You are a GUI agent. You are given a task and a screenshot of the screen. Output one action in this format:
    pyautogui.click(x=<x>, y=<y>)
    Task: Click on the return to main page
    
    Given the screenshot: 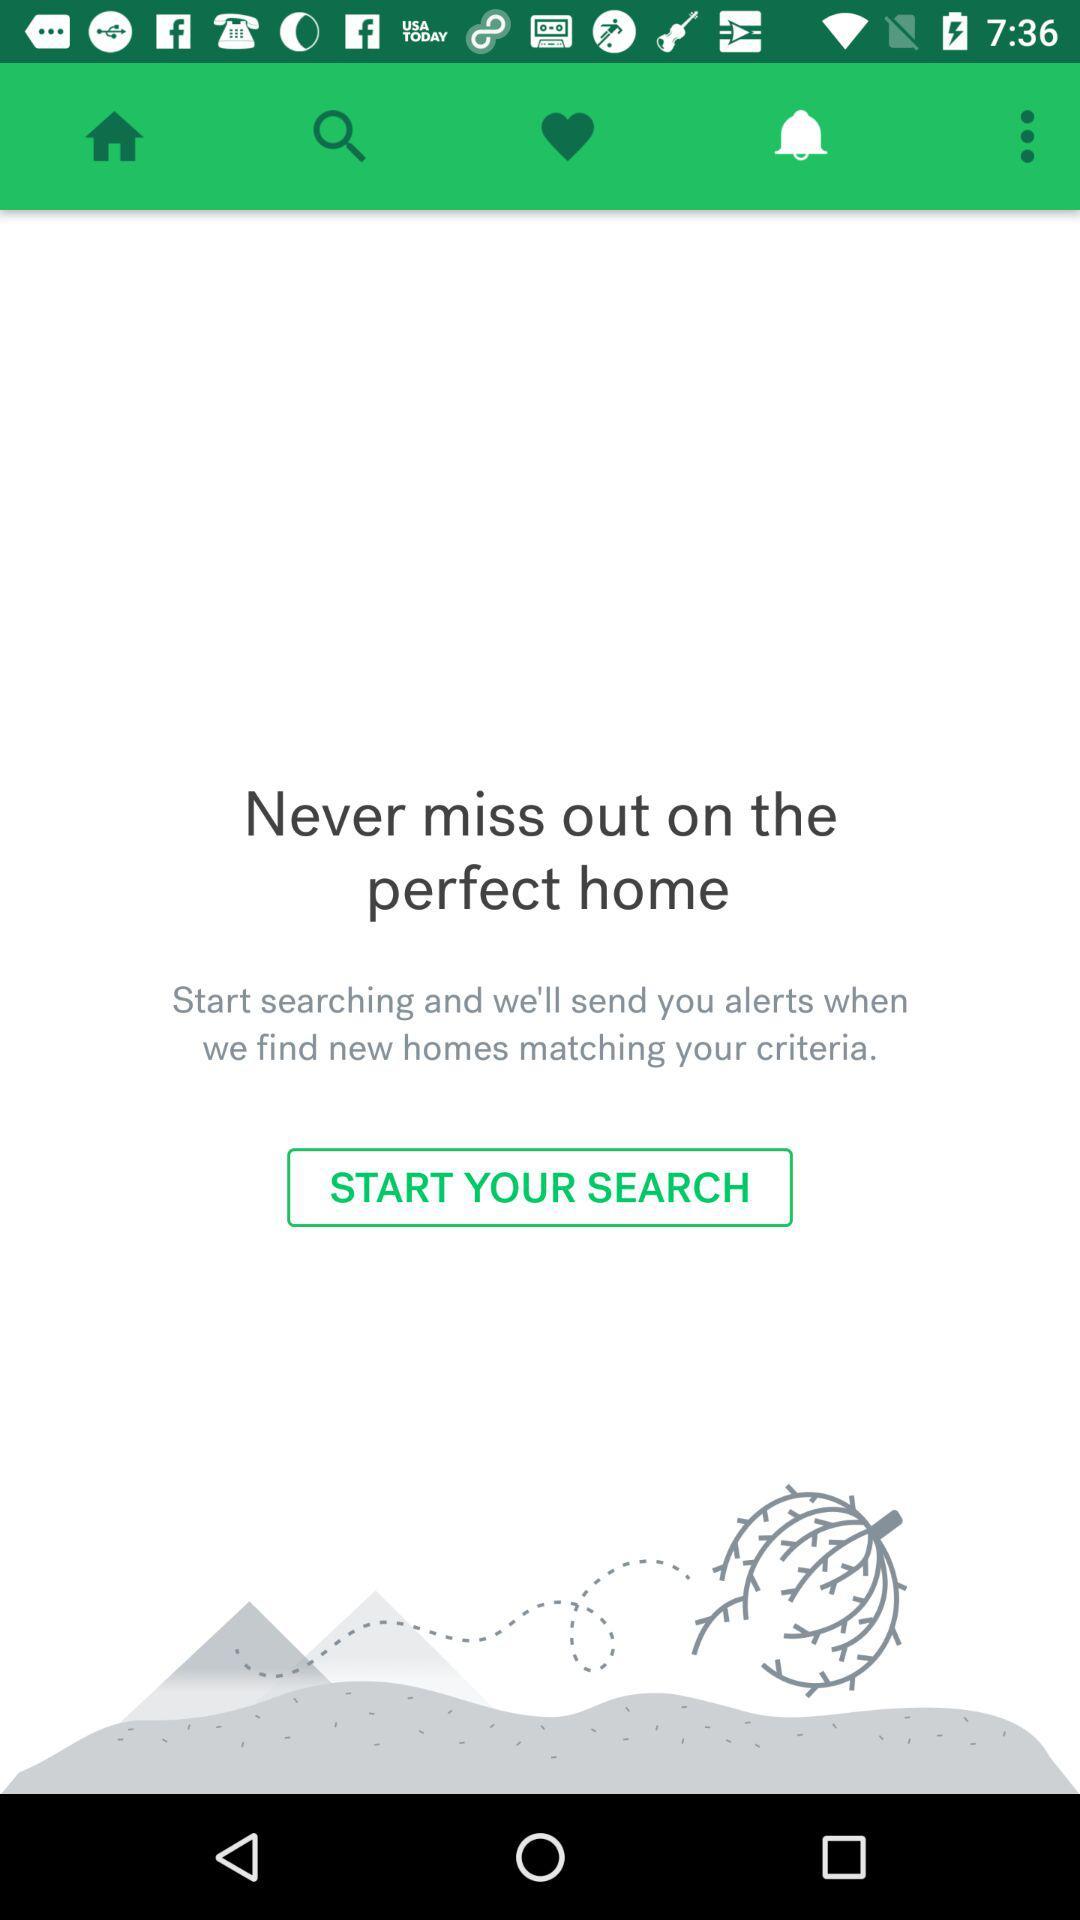 What is the action you would take?
    pyautogui.click(x=114, y=135)
    